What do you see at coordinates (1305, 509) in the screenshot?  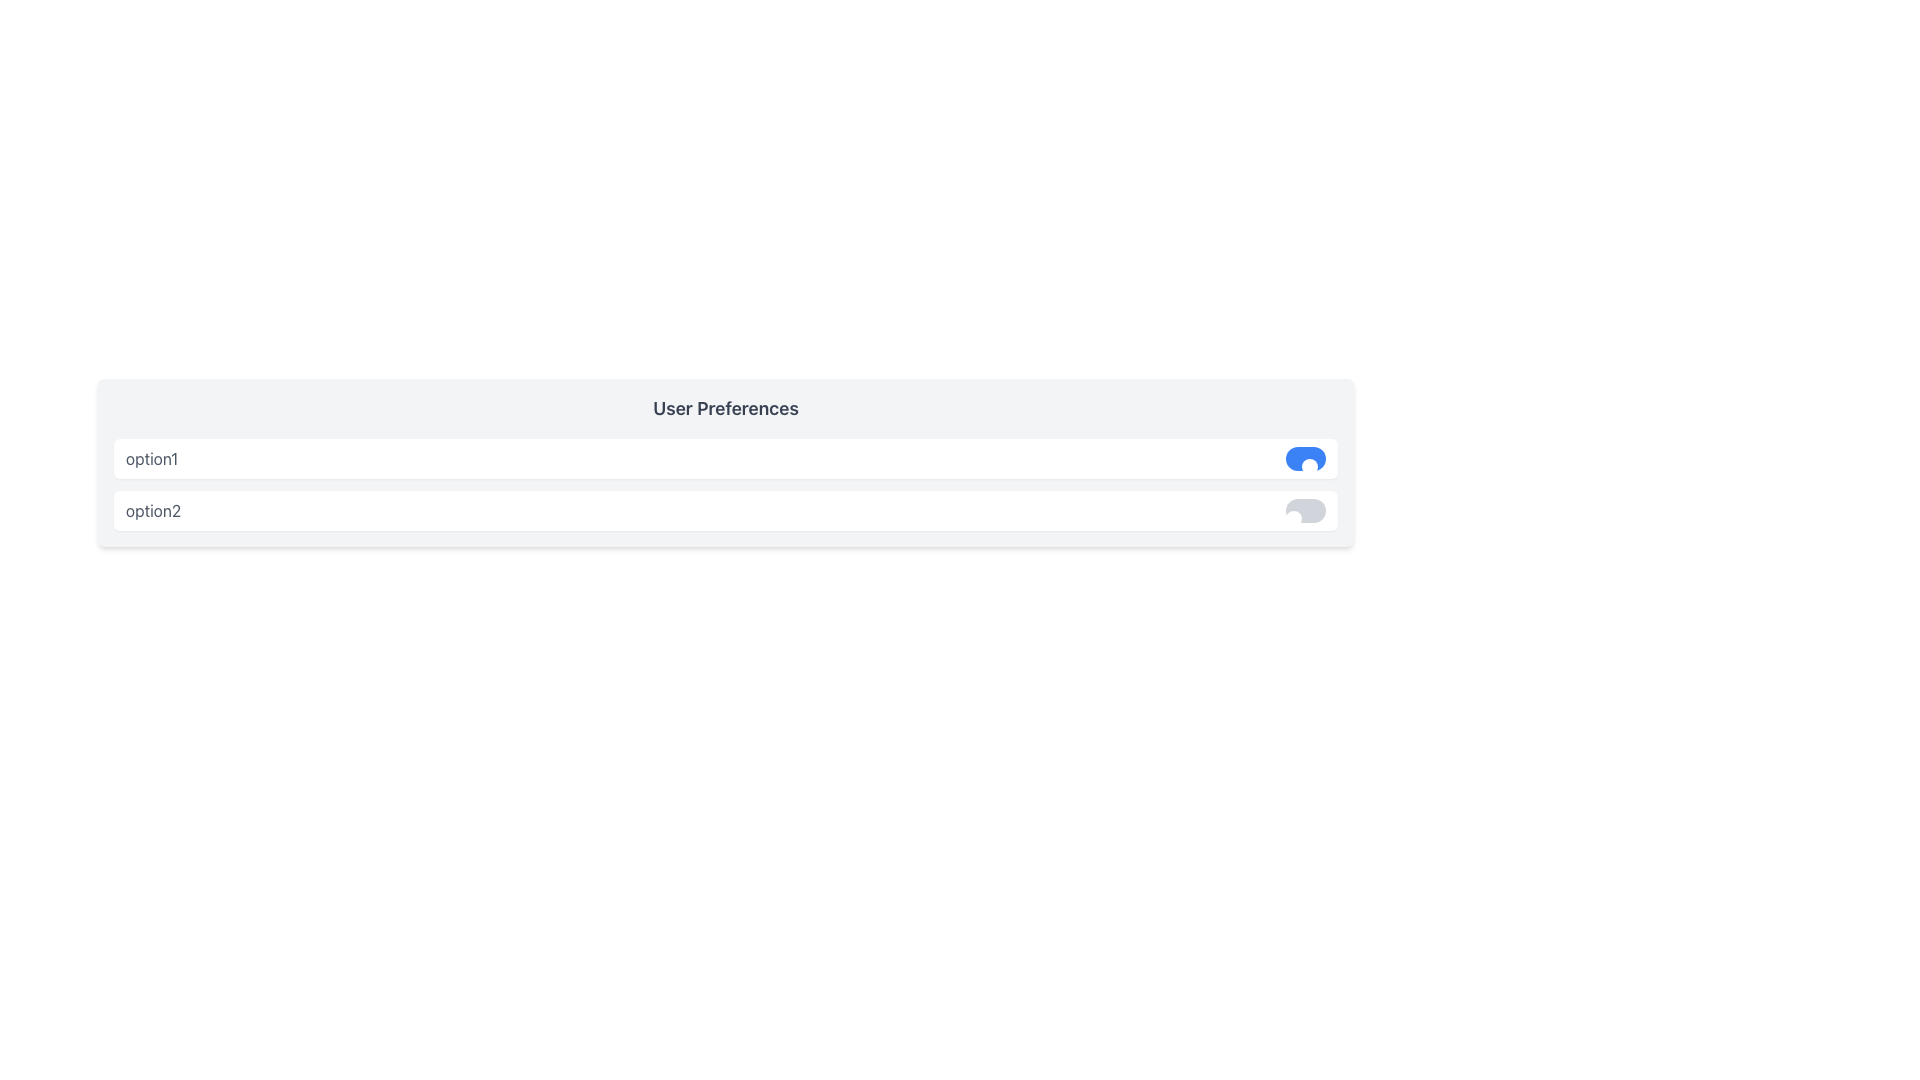 I see `the toggle switch located at the far right of the row labeled 'option2' under the 'User Preferences' header` at bounding box center [1305, 509].